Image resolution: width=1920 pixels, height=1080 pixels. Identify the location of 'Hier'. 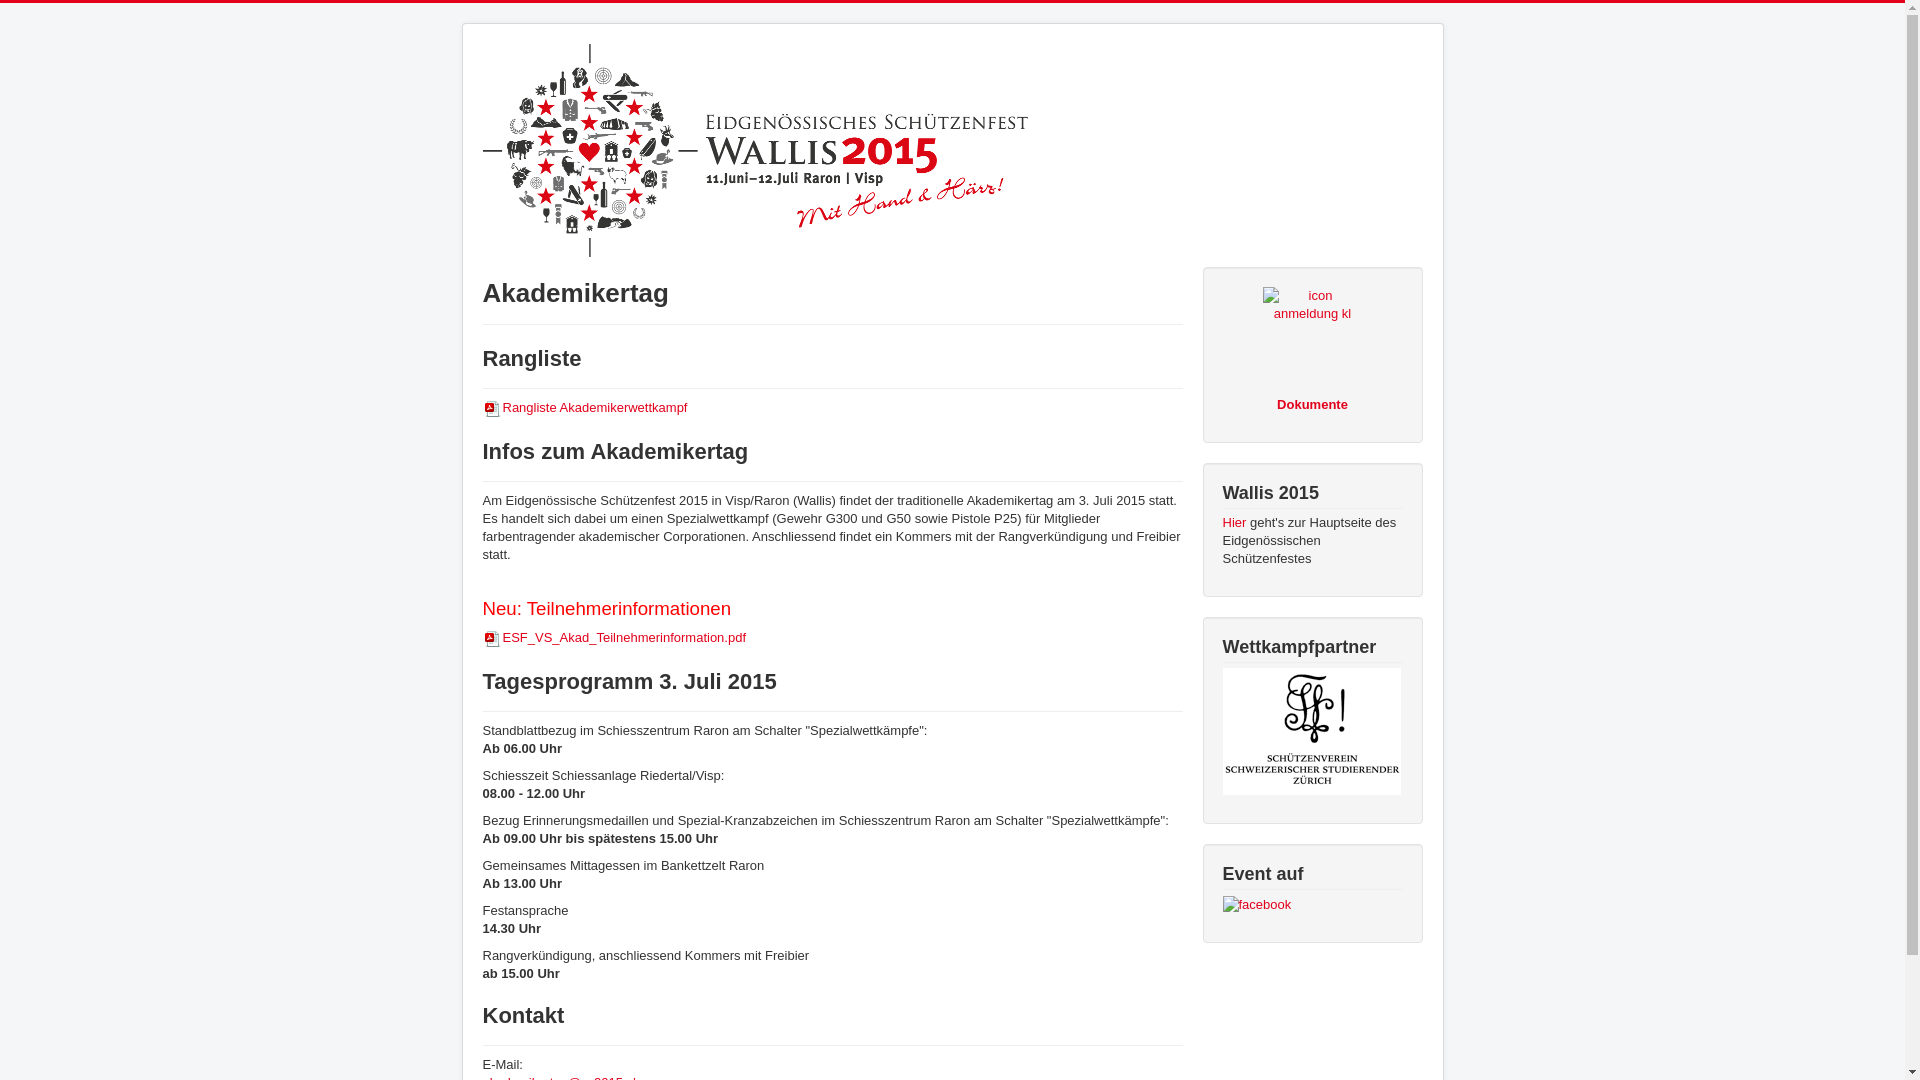
(1232, 521).